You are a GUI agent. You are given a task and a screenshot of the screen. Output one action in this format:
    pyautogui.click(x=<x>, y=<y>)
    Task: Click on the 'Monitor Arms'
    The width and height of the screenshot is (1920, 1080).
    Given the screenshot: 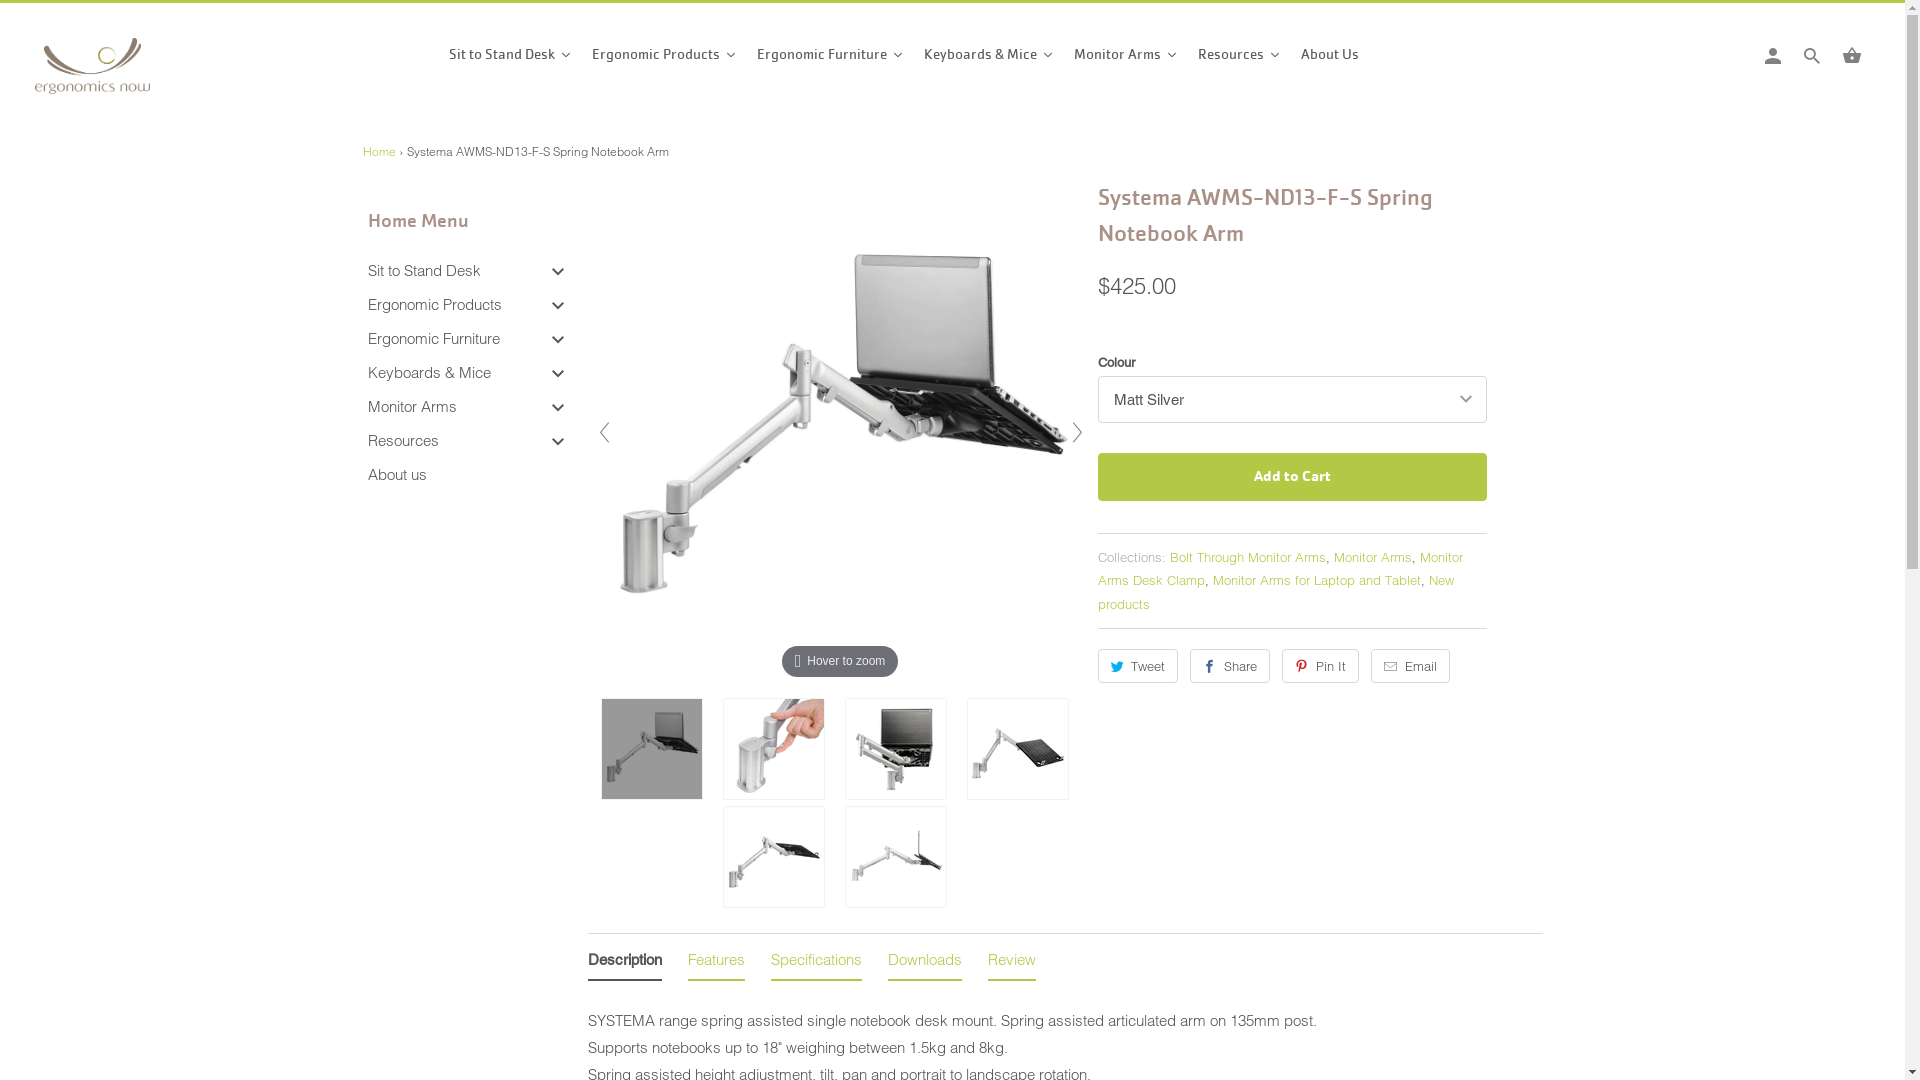 What is the action you would take?
    pyautogui.click(x=1126, y=57)
    